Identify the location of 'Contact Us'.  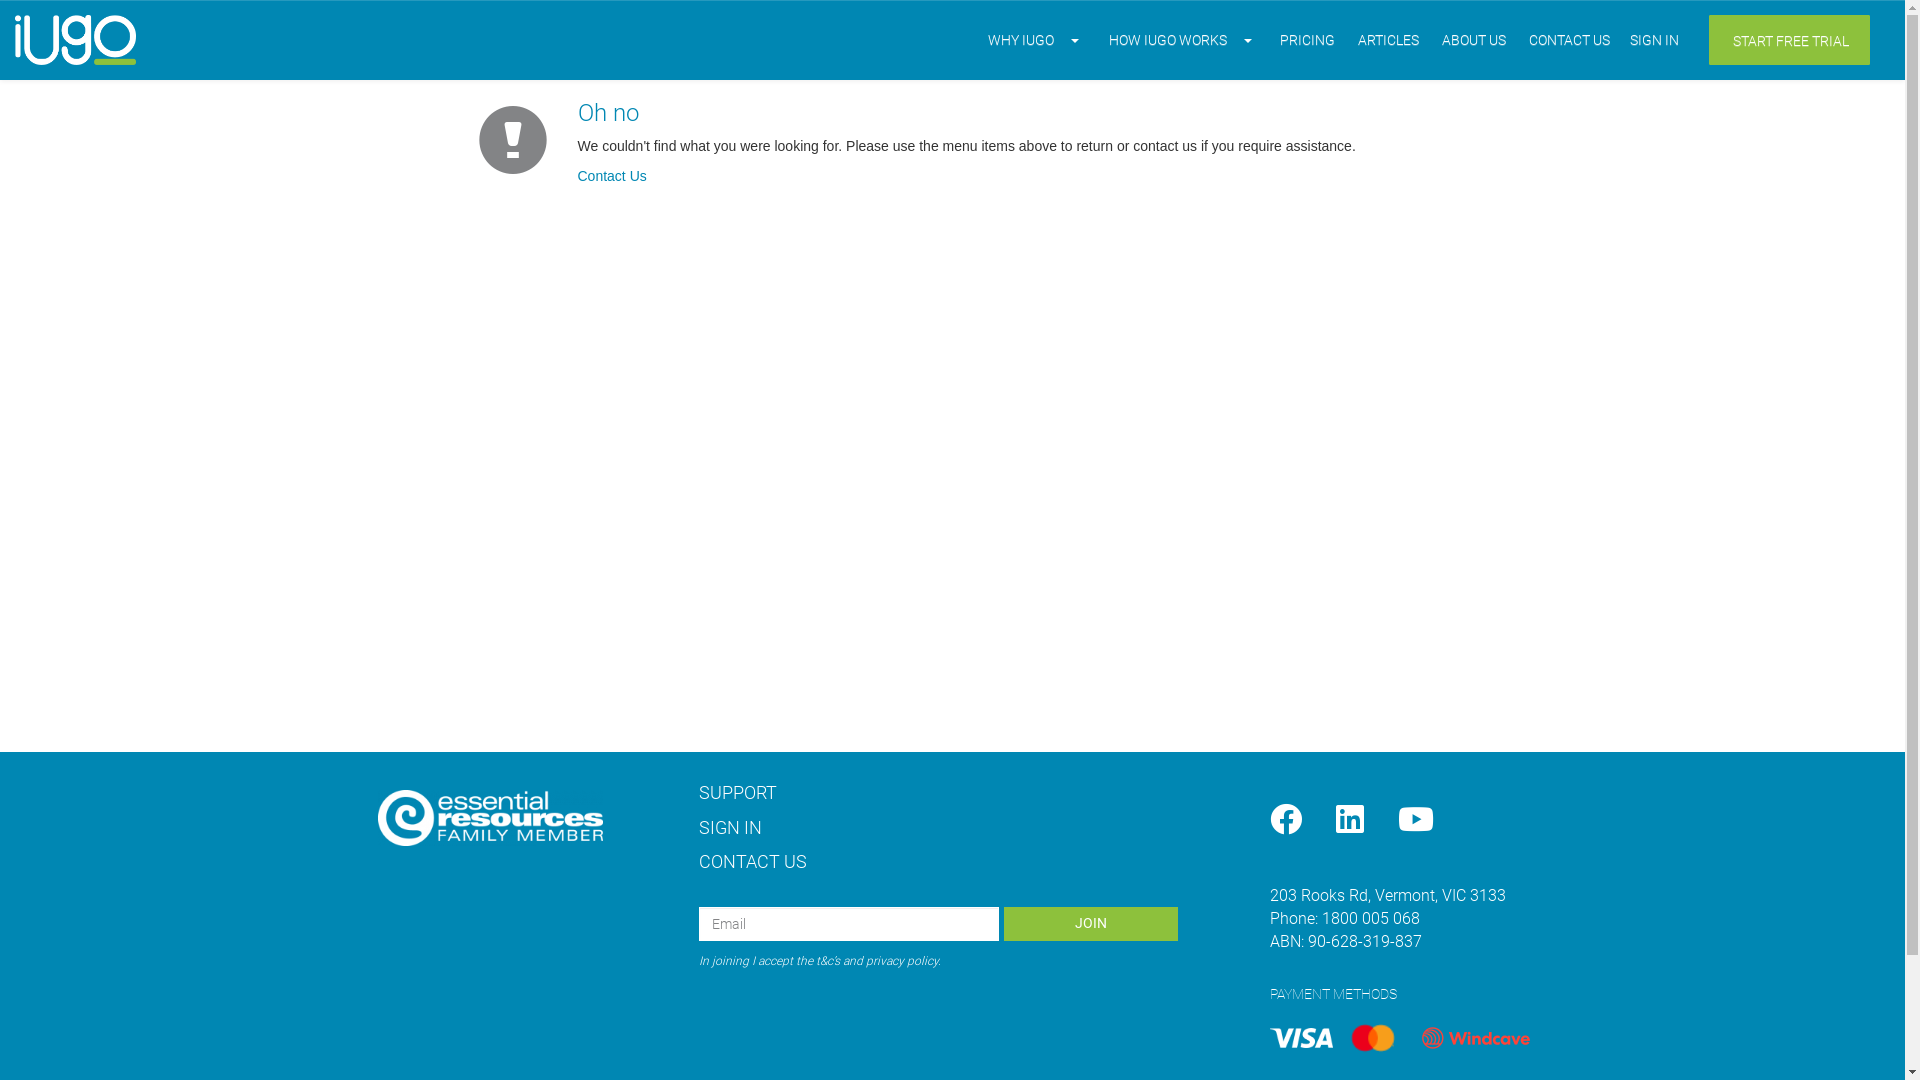
(611, 175).